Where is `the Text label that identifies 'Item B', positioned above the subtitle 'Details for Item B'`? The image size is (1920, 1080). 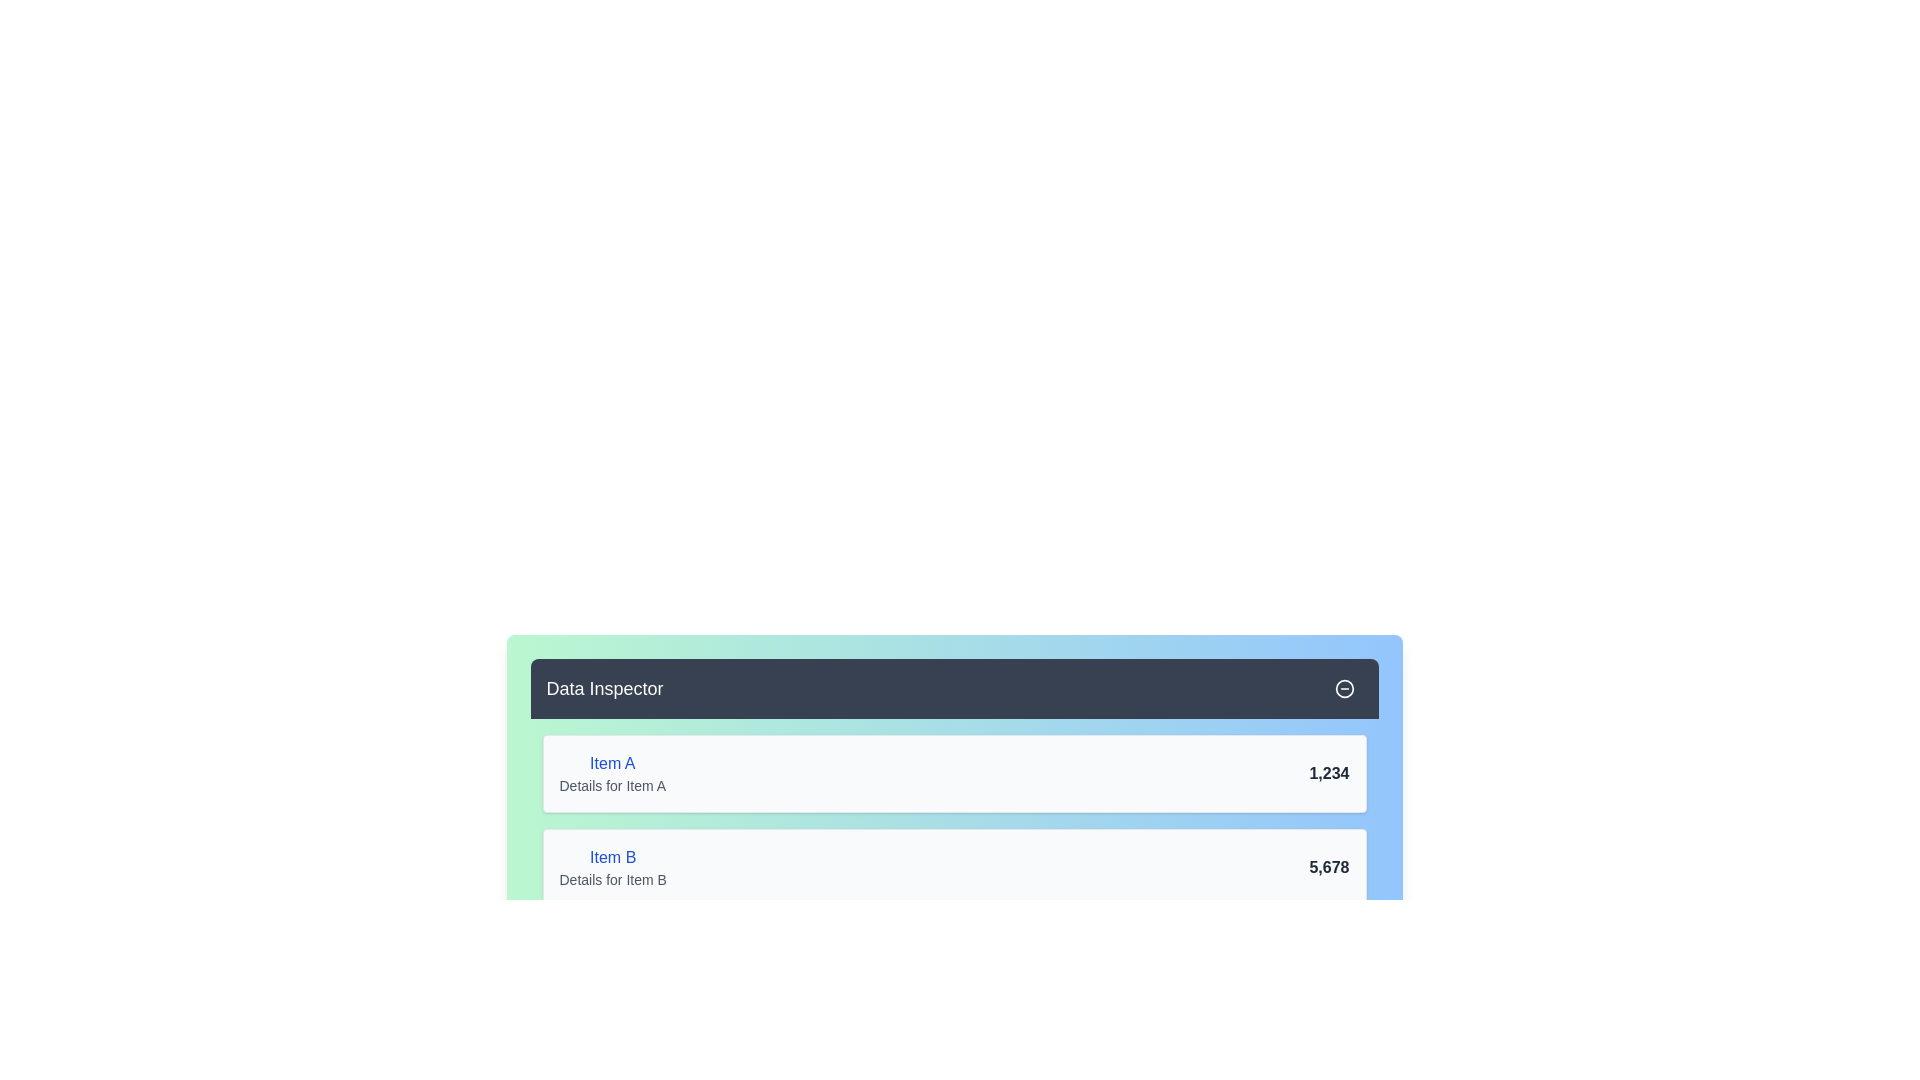 the Text label that identifies 'Item B', positioned above the subtitle 'Details for Item B' is located at coordinates (612, 856).